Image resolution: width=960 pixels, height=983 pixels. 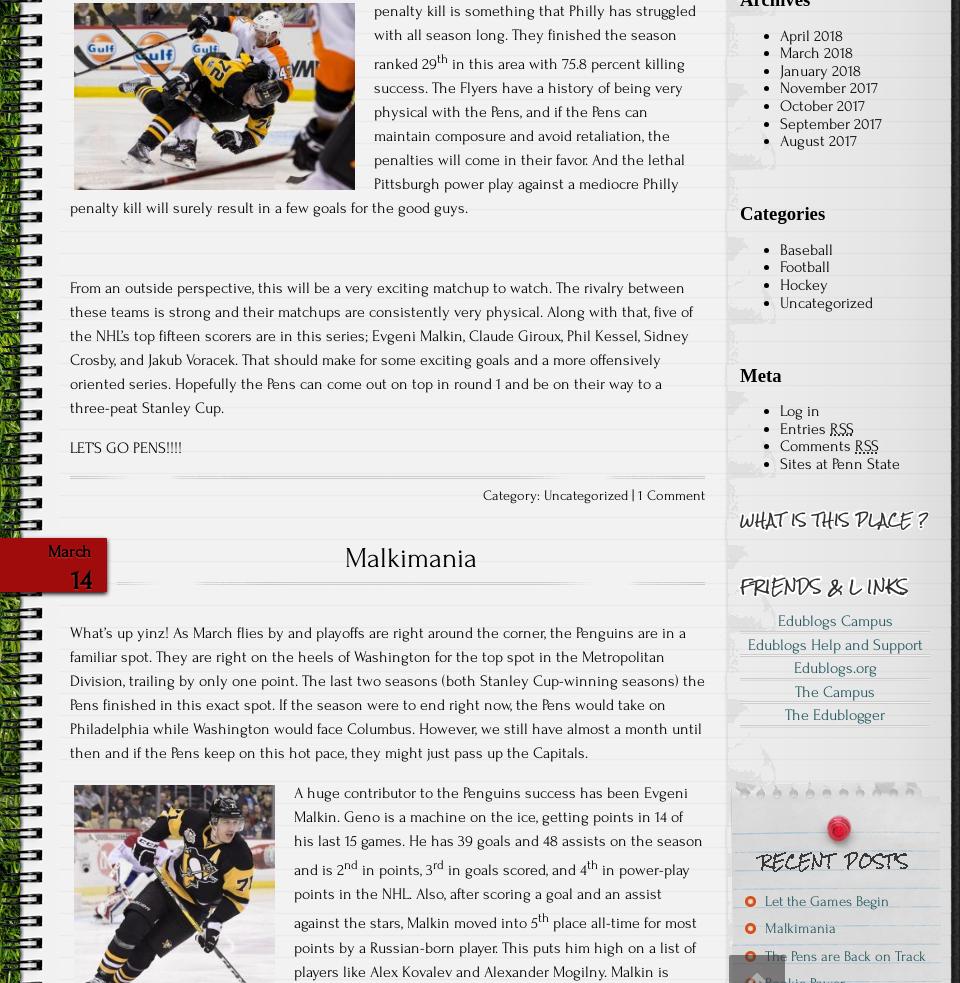 What do you see at coordinates (386, 692) in the screenshot?
I see `'What’s up yinz! As March flies by and playoffs are right around the corner, the Penguins are in a familiar spot. They are right on the heels of Washington for the top spot in the Metropolitan Division, trailing by only one point. The last two seasons (both Stanley Cup-winning seasons) the Pens finished in this exact spot. If the season were to end right now, the Pens would take on Philadelphia while Washington would face Columbus. However, we still have almost a month until then and if the Pens keep on this hot pace, they might just pass up the Capitals.'` at bounding box center [386, 692].